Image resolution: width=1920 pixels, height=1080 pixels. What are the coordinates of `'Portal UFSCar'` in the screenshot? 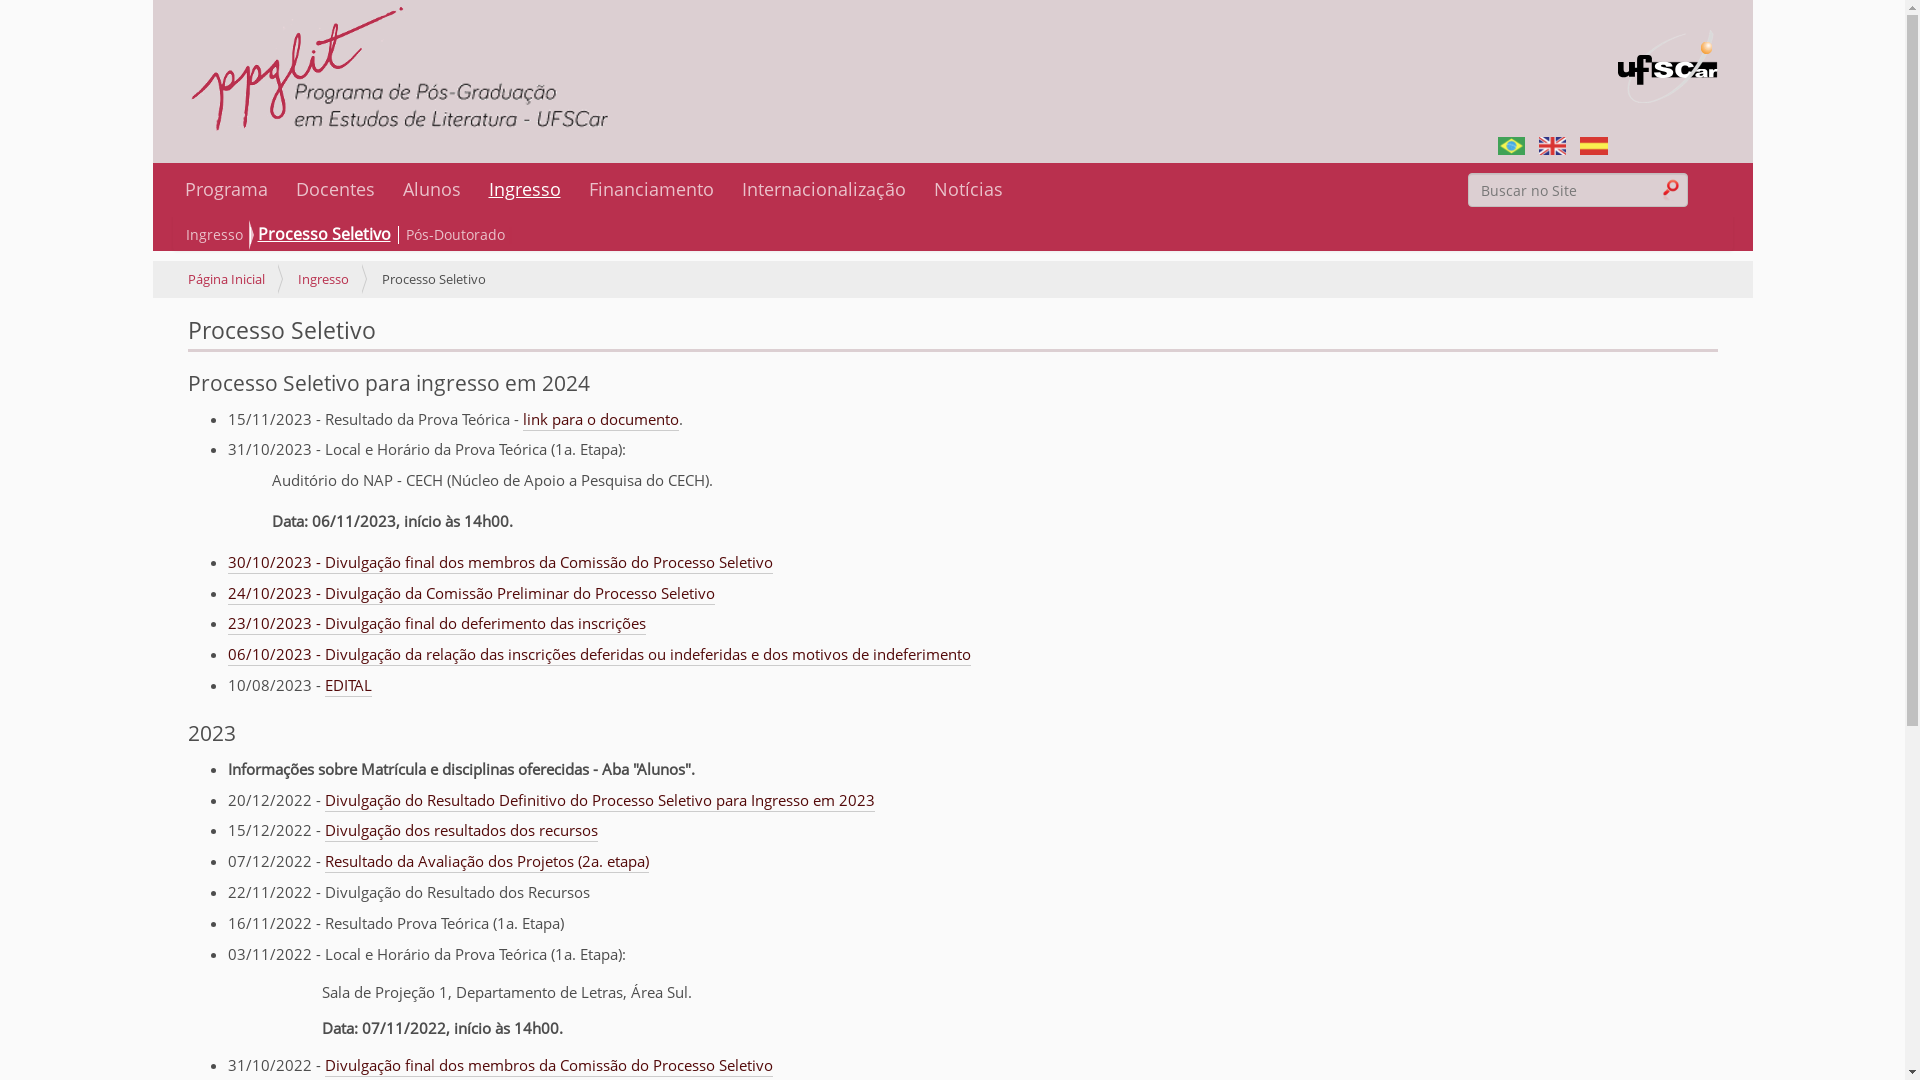 It's located at (1667, 54).